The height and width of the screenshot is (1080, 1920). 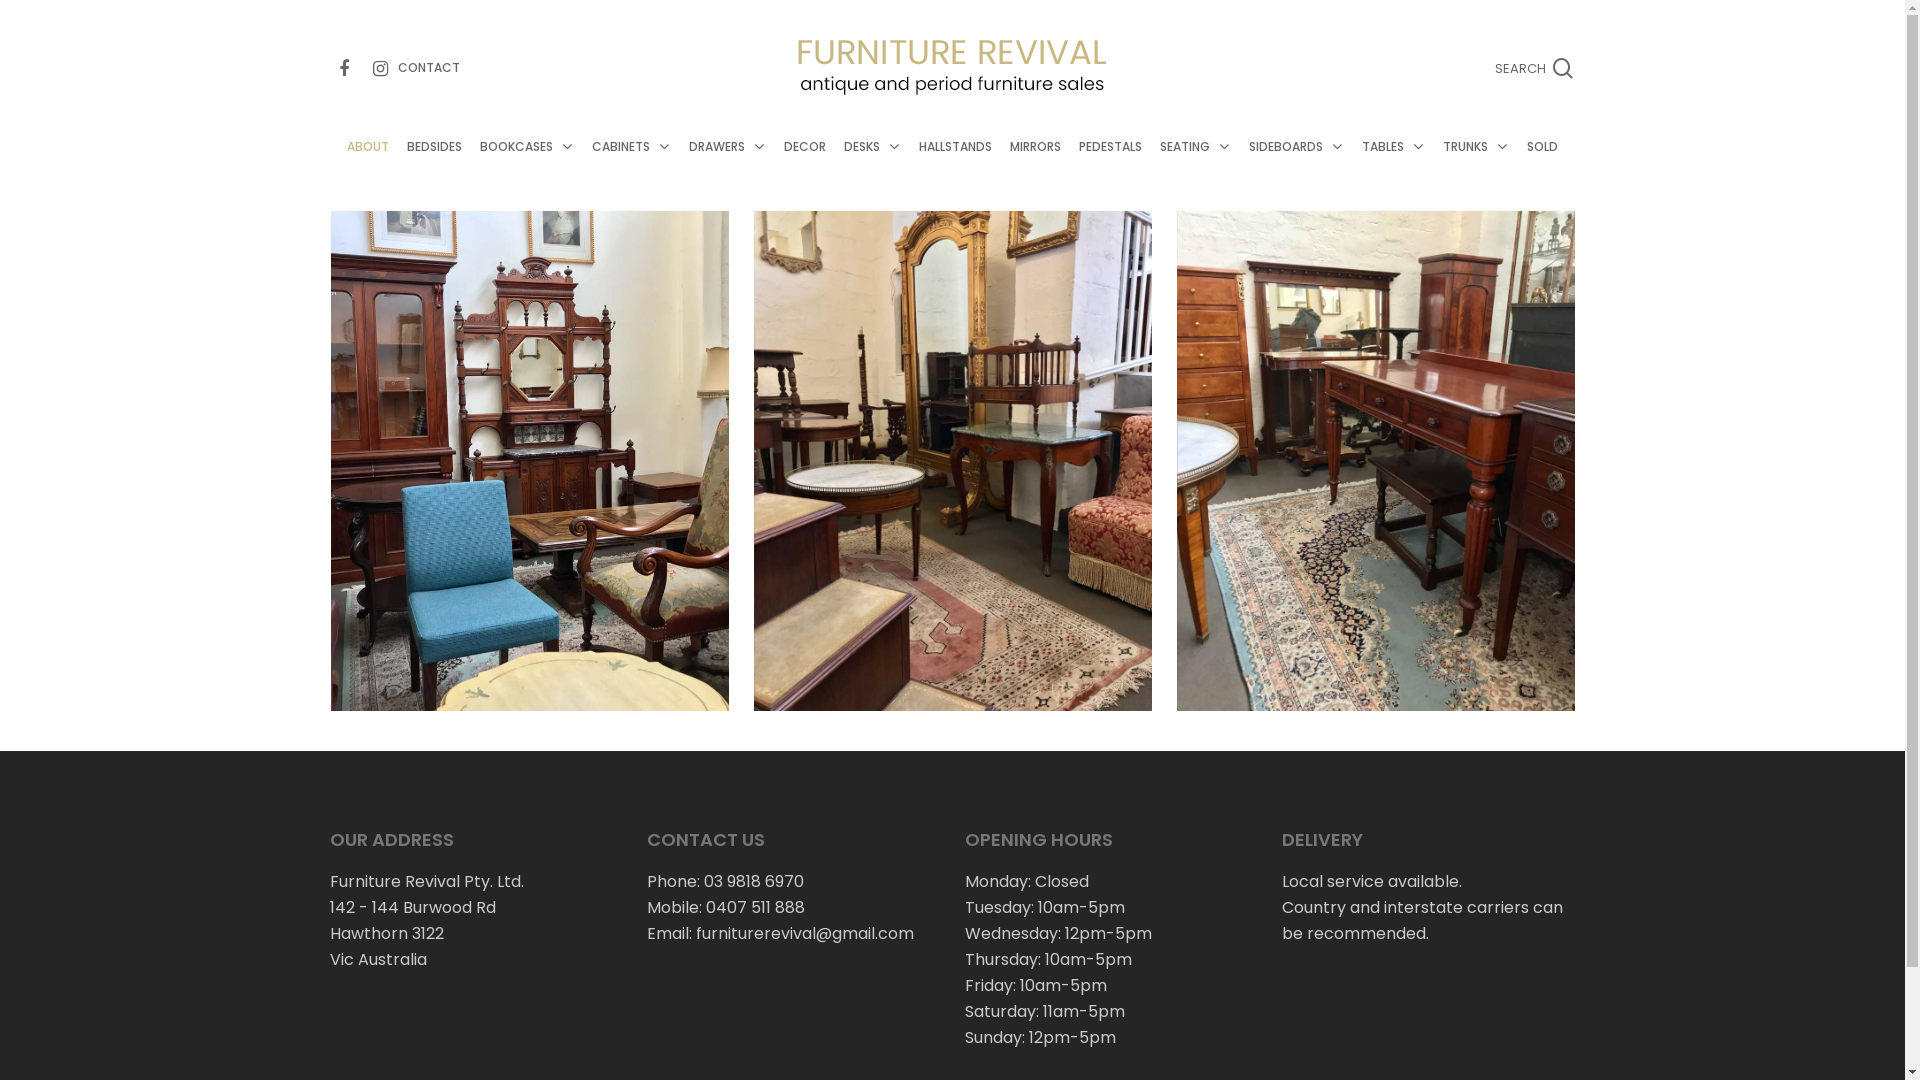 What do you see at coordinates (805, 933) in the screenshot?
I see `'furniturerevival@gmail.com'` at bounding box center [805, 933].